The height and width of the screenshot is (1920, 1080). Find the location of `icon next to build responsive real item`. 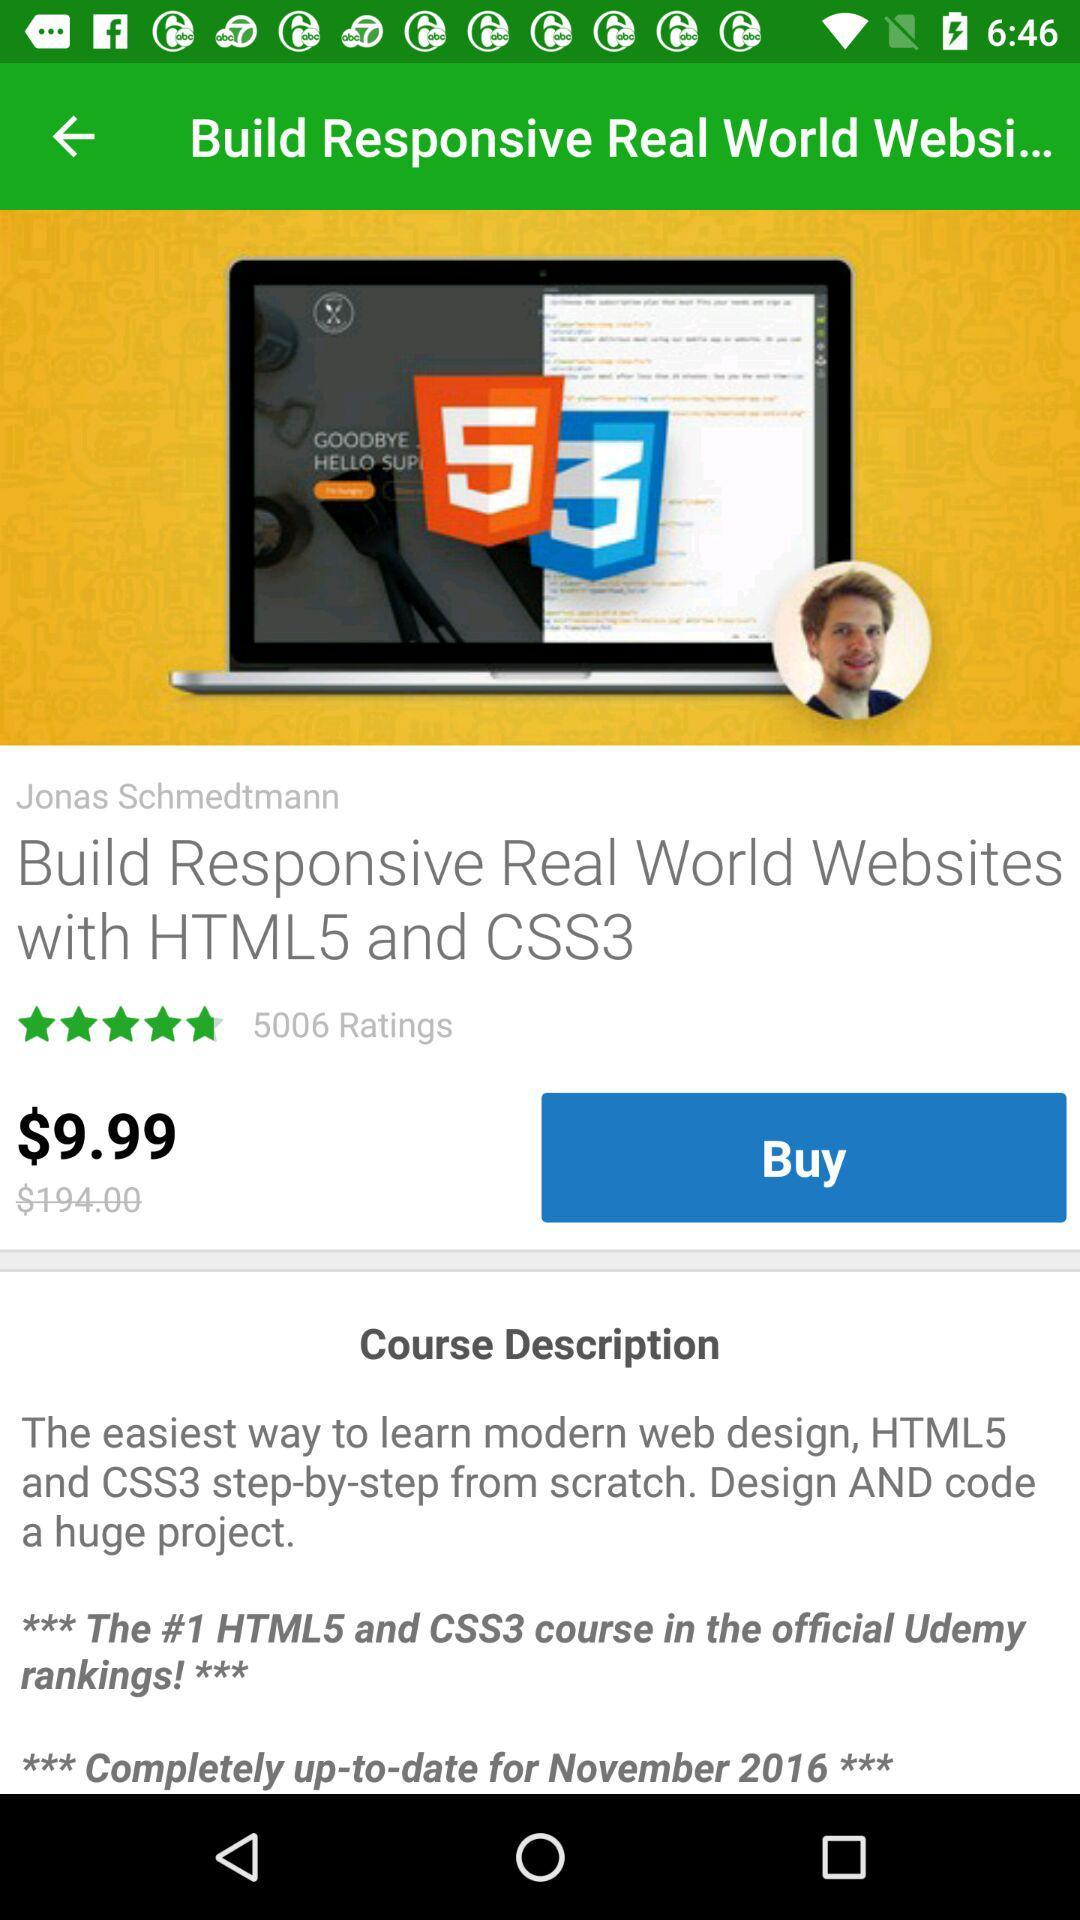

icon next to build responsive real item is located at coordinates (72, 135).